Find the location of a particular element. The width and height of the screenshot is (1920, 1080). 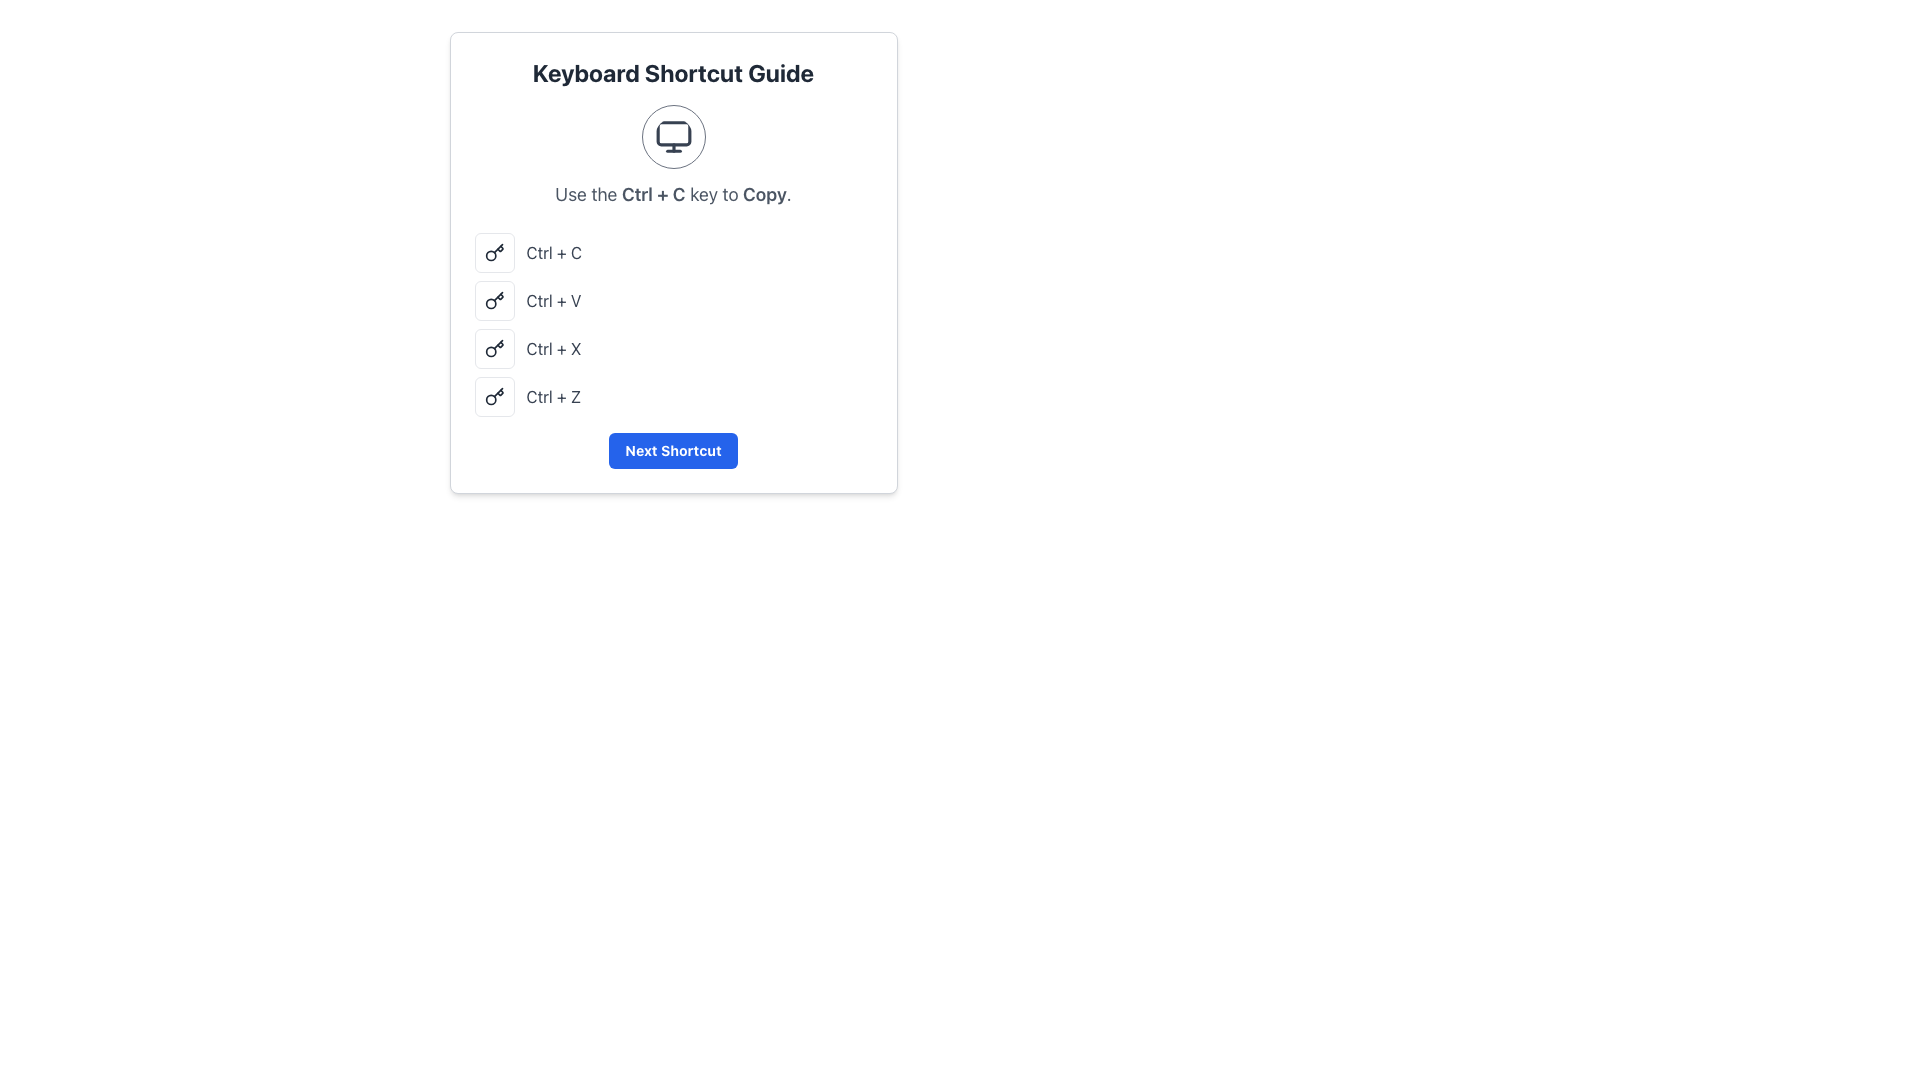

the text label displaying 'Ctrl + Z' which is part of the keyboard shortcuts list is located at coordinates (553, 397).